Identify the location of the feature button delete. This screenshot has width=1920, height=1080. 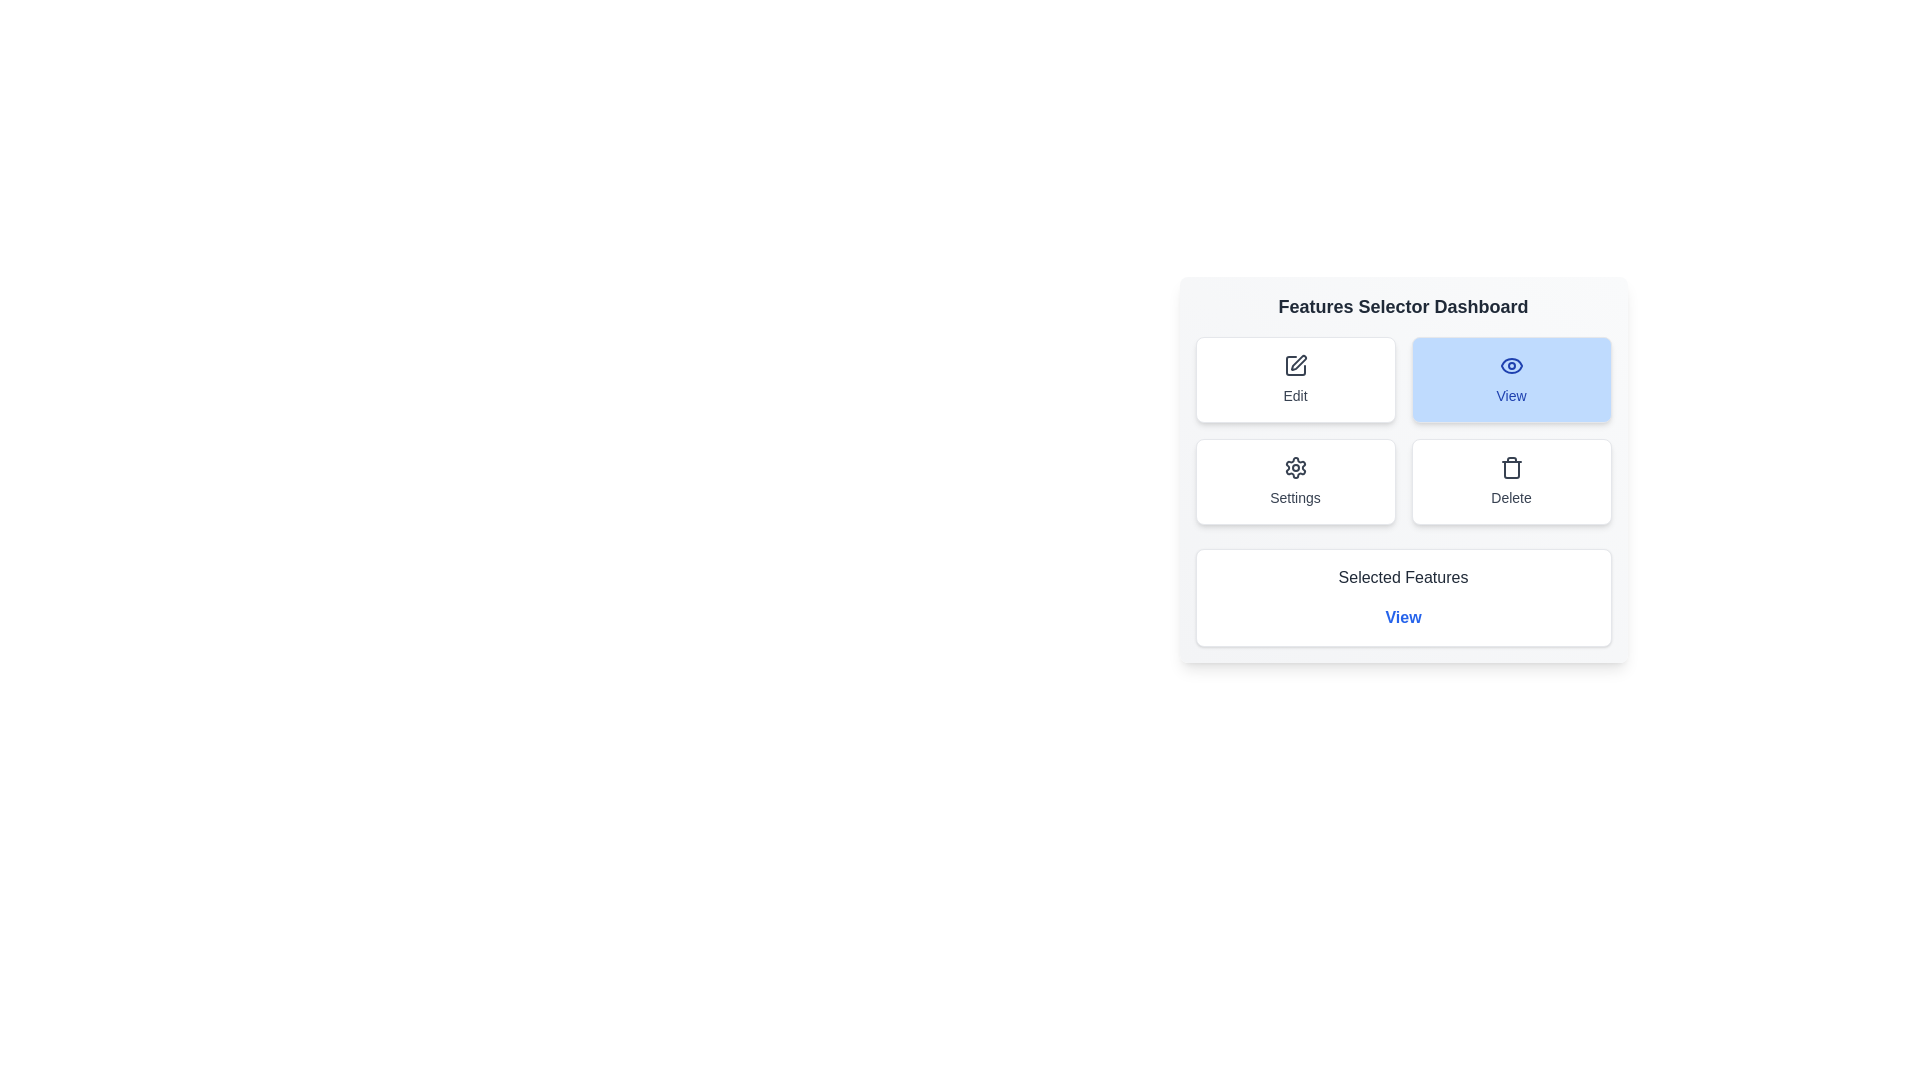
(1511, 482).